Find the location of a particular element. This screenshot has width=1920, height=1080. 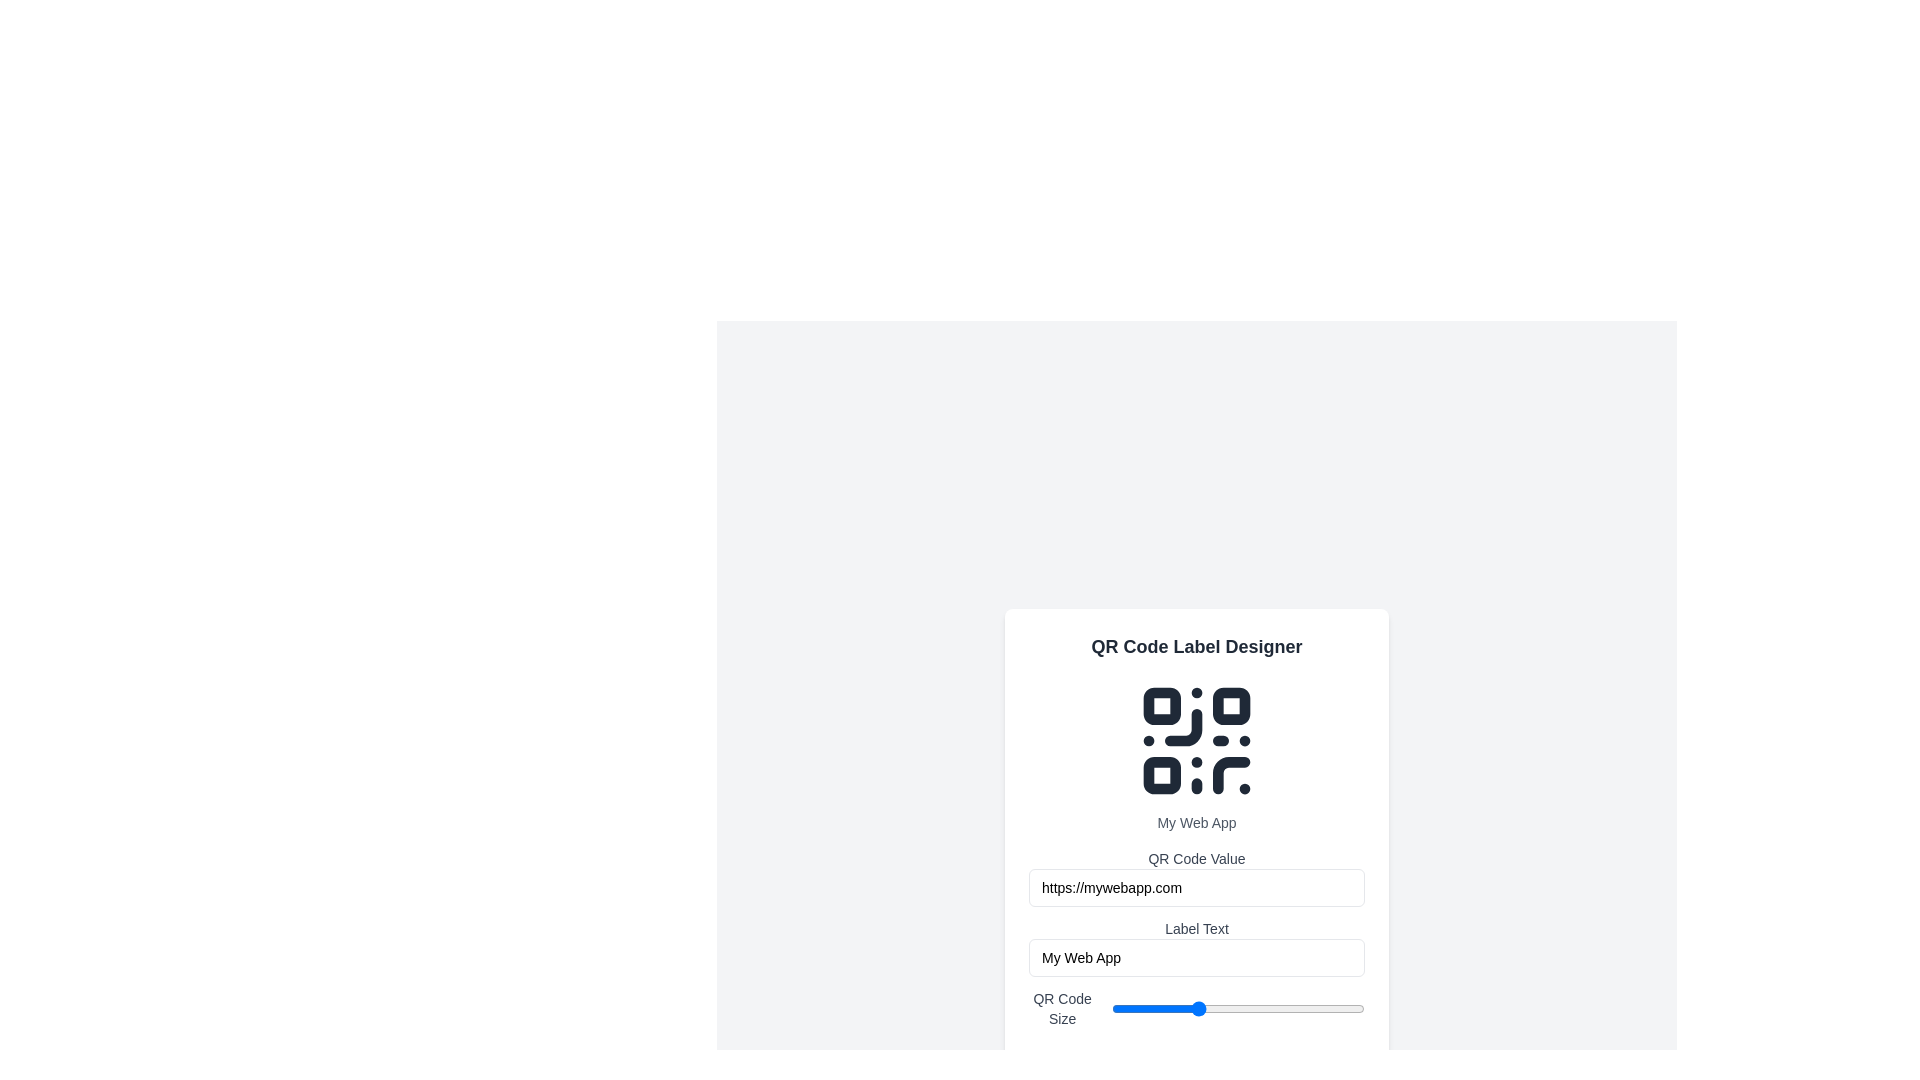

the text label displaying 'Label Text' in a smaller, gray font, which is the second label in the vertical layout between the 'QR Code Value' field and 'My Web App' is located at coordinates (1196, 938).